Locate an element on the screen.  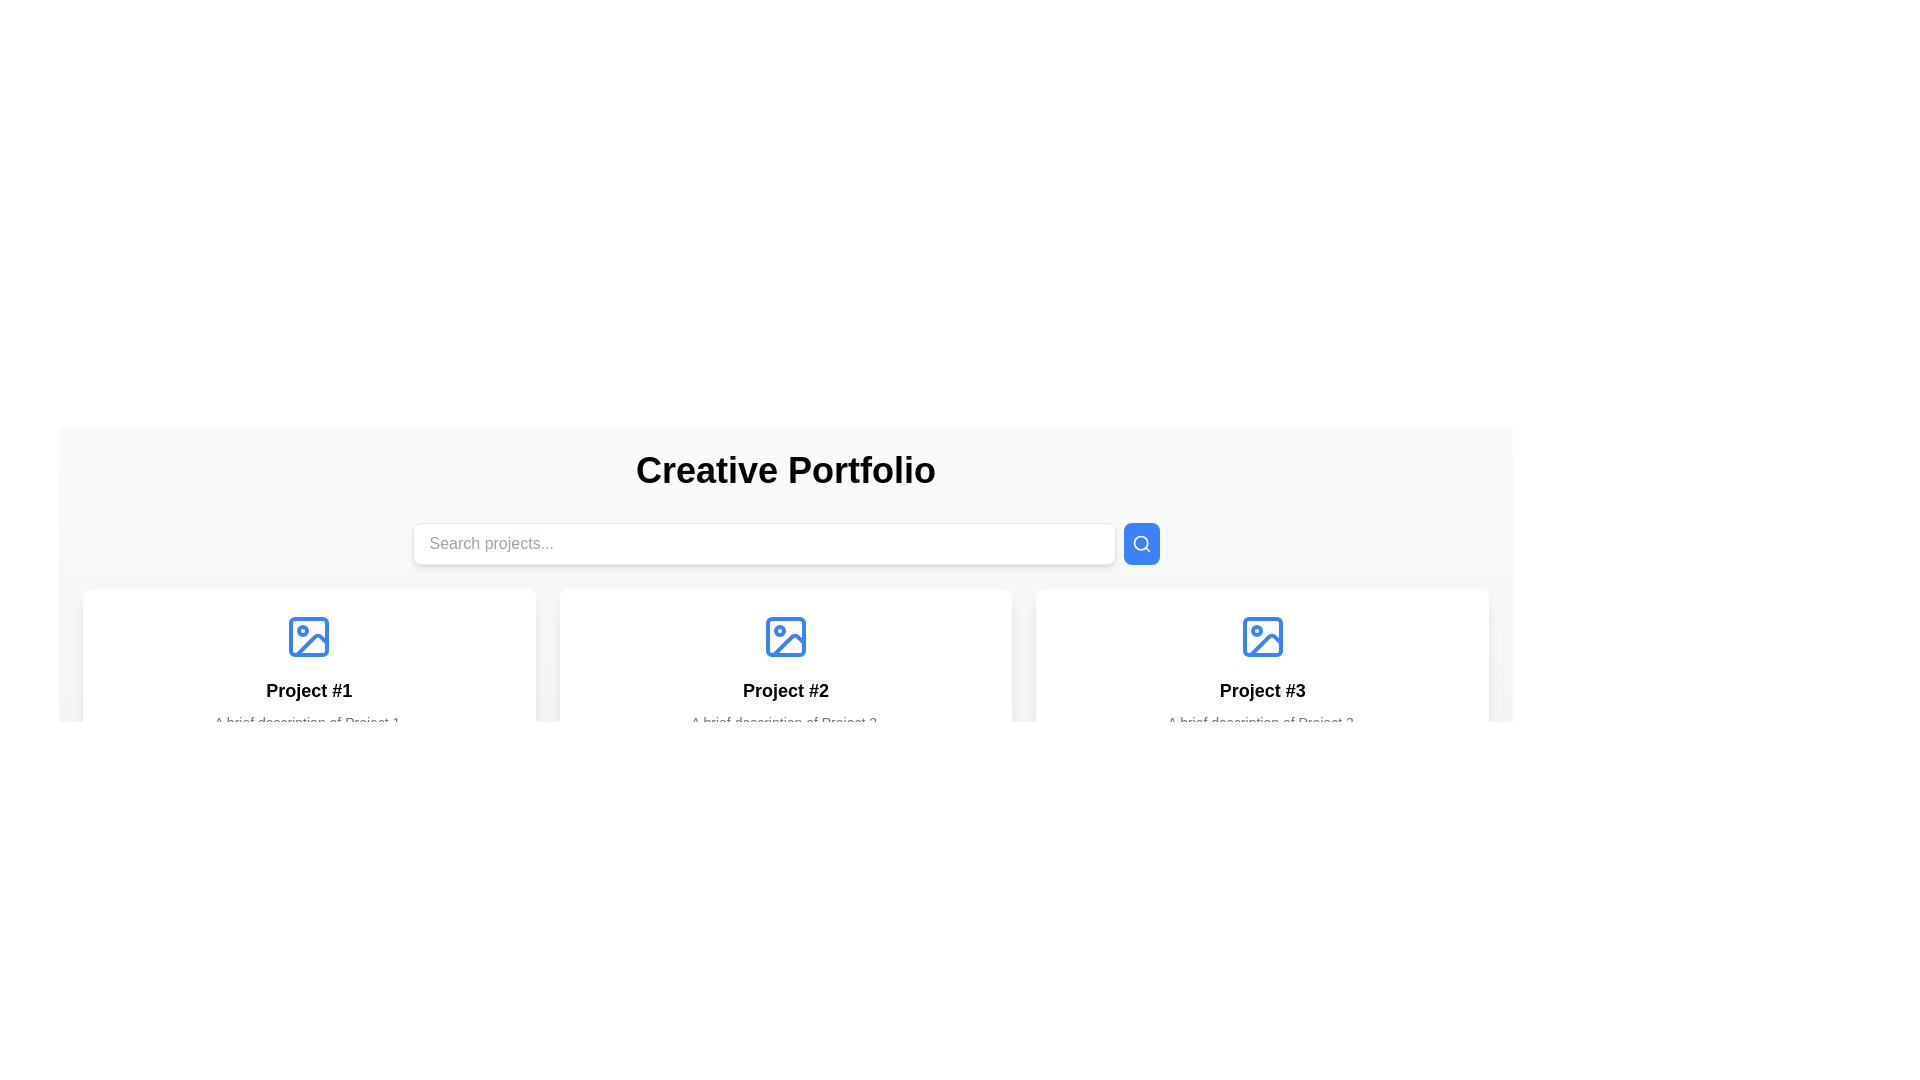
blue stylized image icon resembling a slanted triangle located in the card labeled 'Project #2' by clicking on it is located at coordinates (787, 645).